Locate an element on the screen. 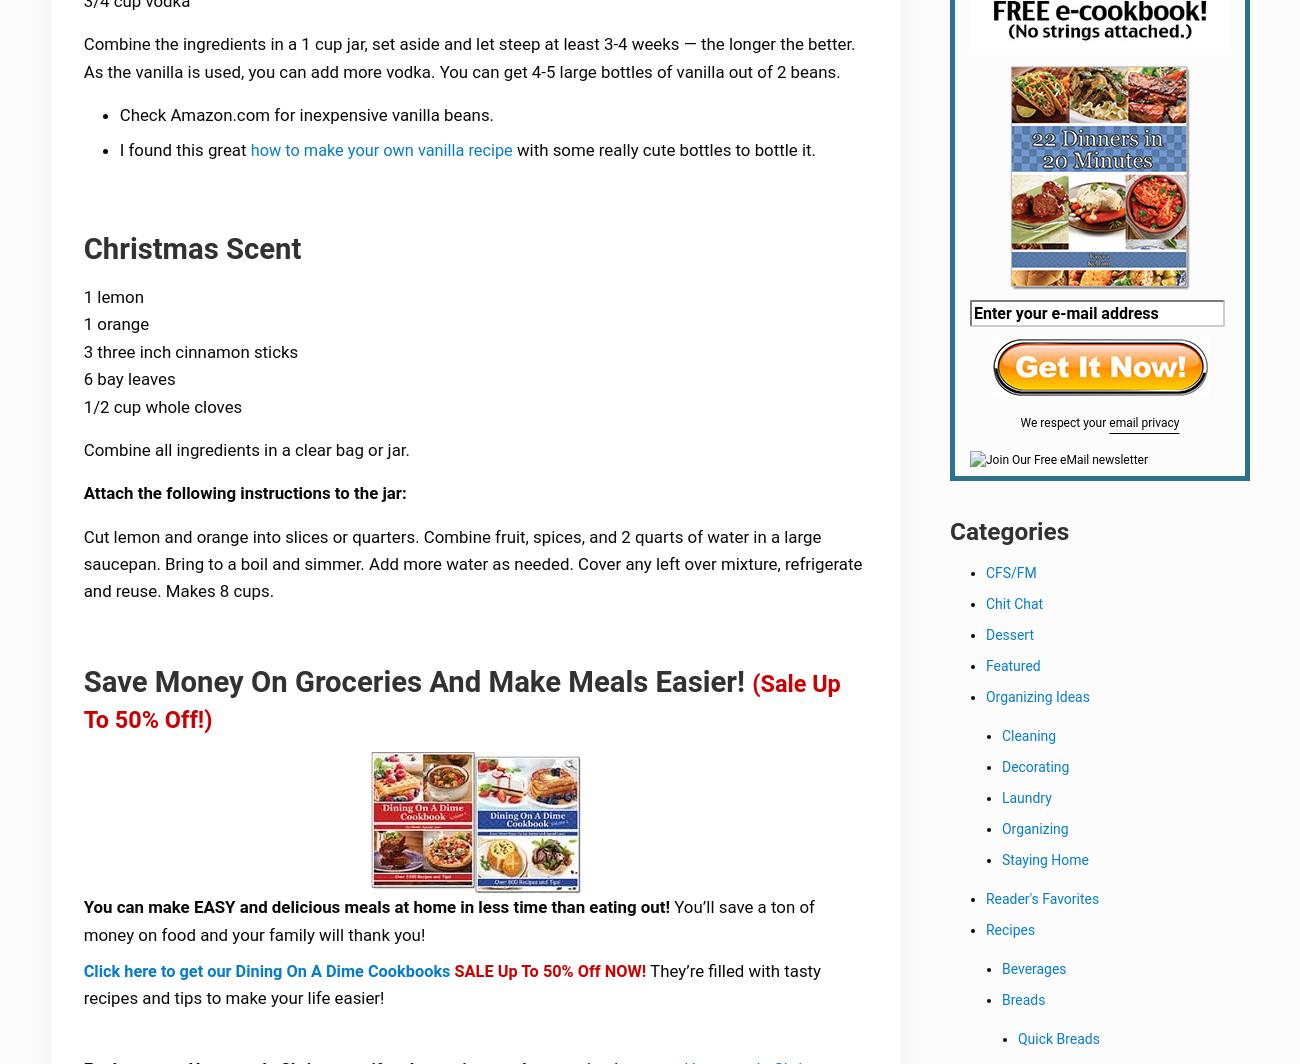 The image size is (1300, 1064). 'Combine all ingredients in a clear bag or jar.' is located at coordinates (247, 454).